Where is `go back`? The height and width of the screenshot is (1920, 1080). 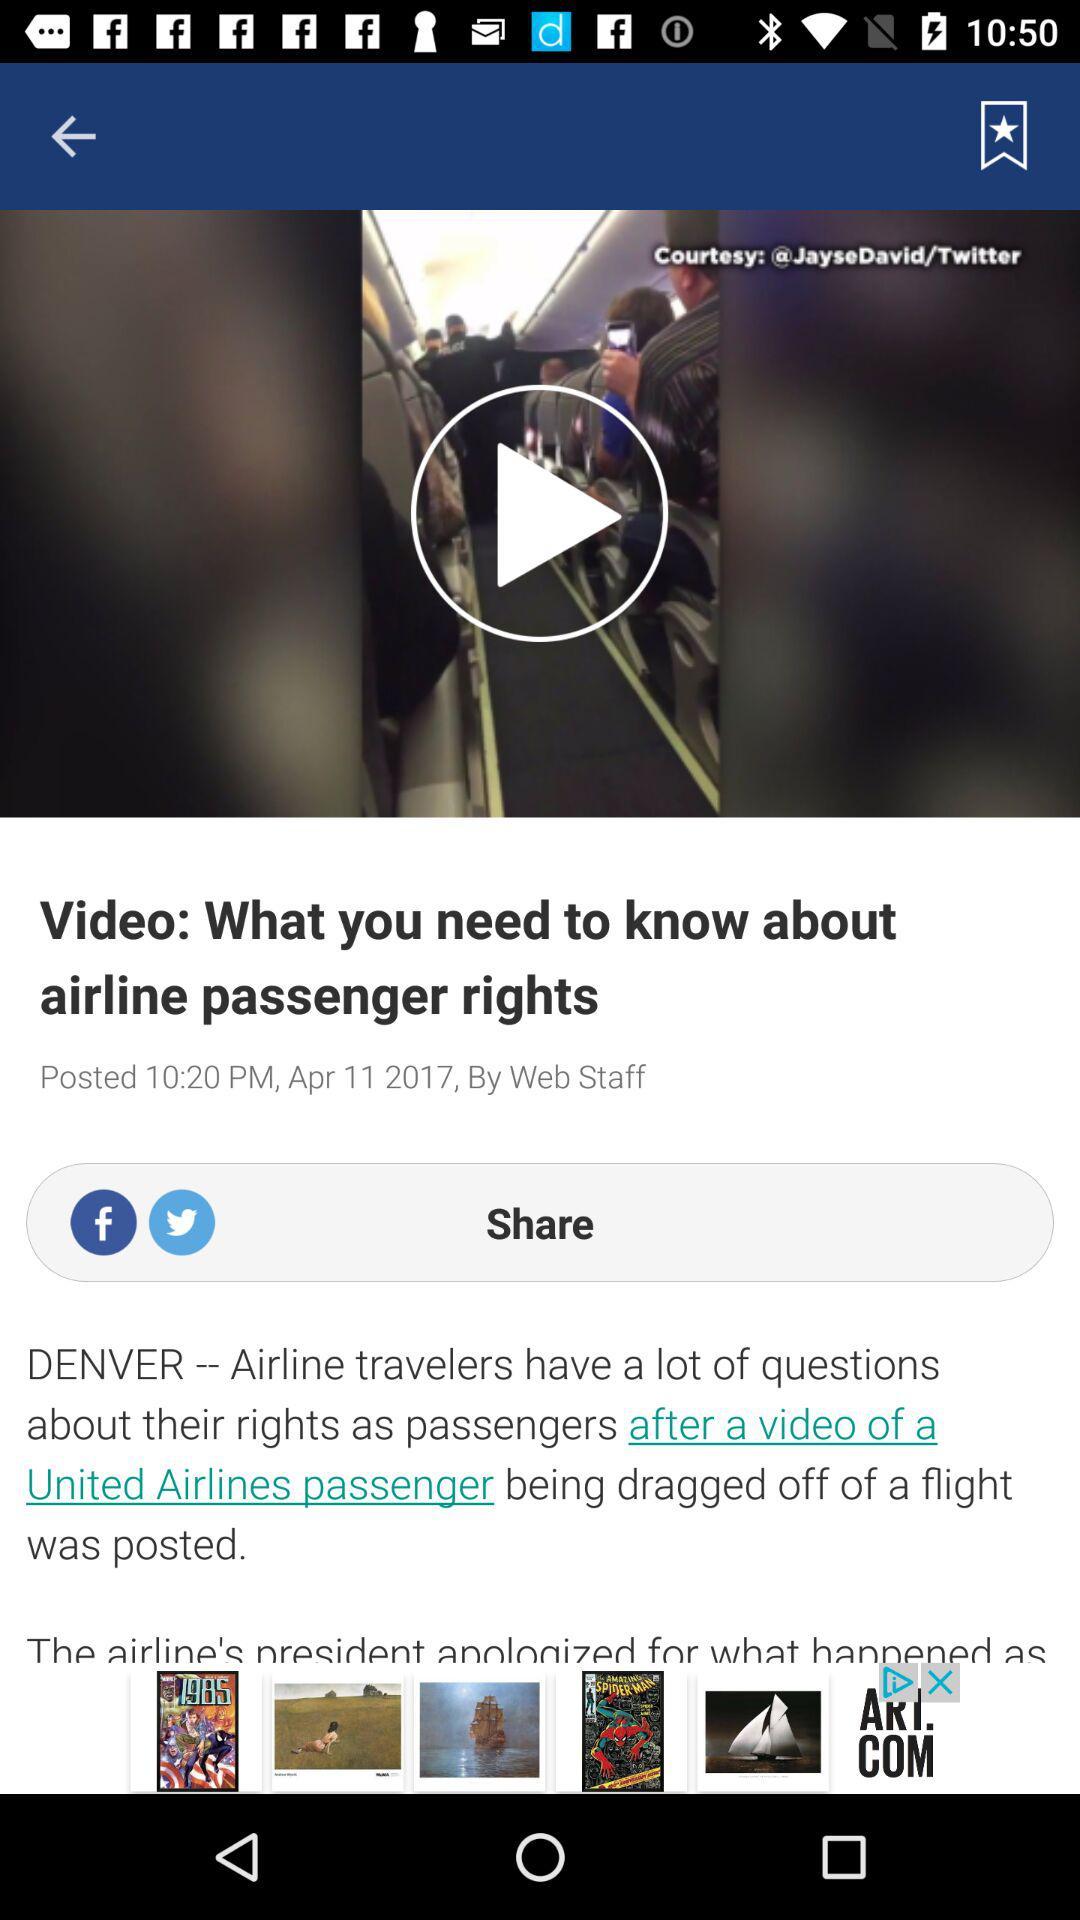 go back is located at coordinates (72, 135).